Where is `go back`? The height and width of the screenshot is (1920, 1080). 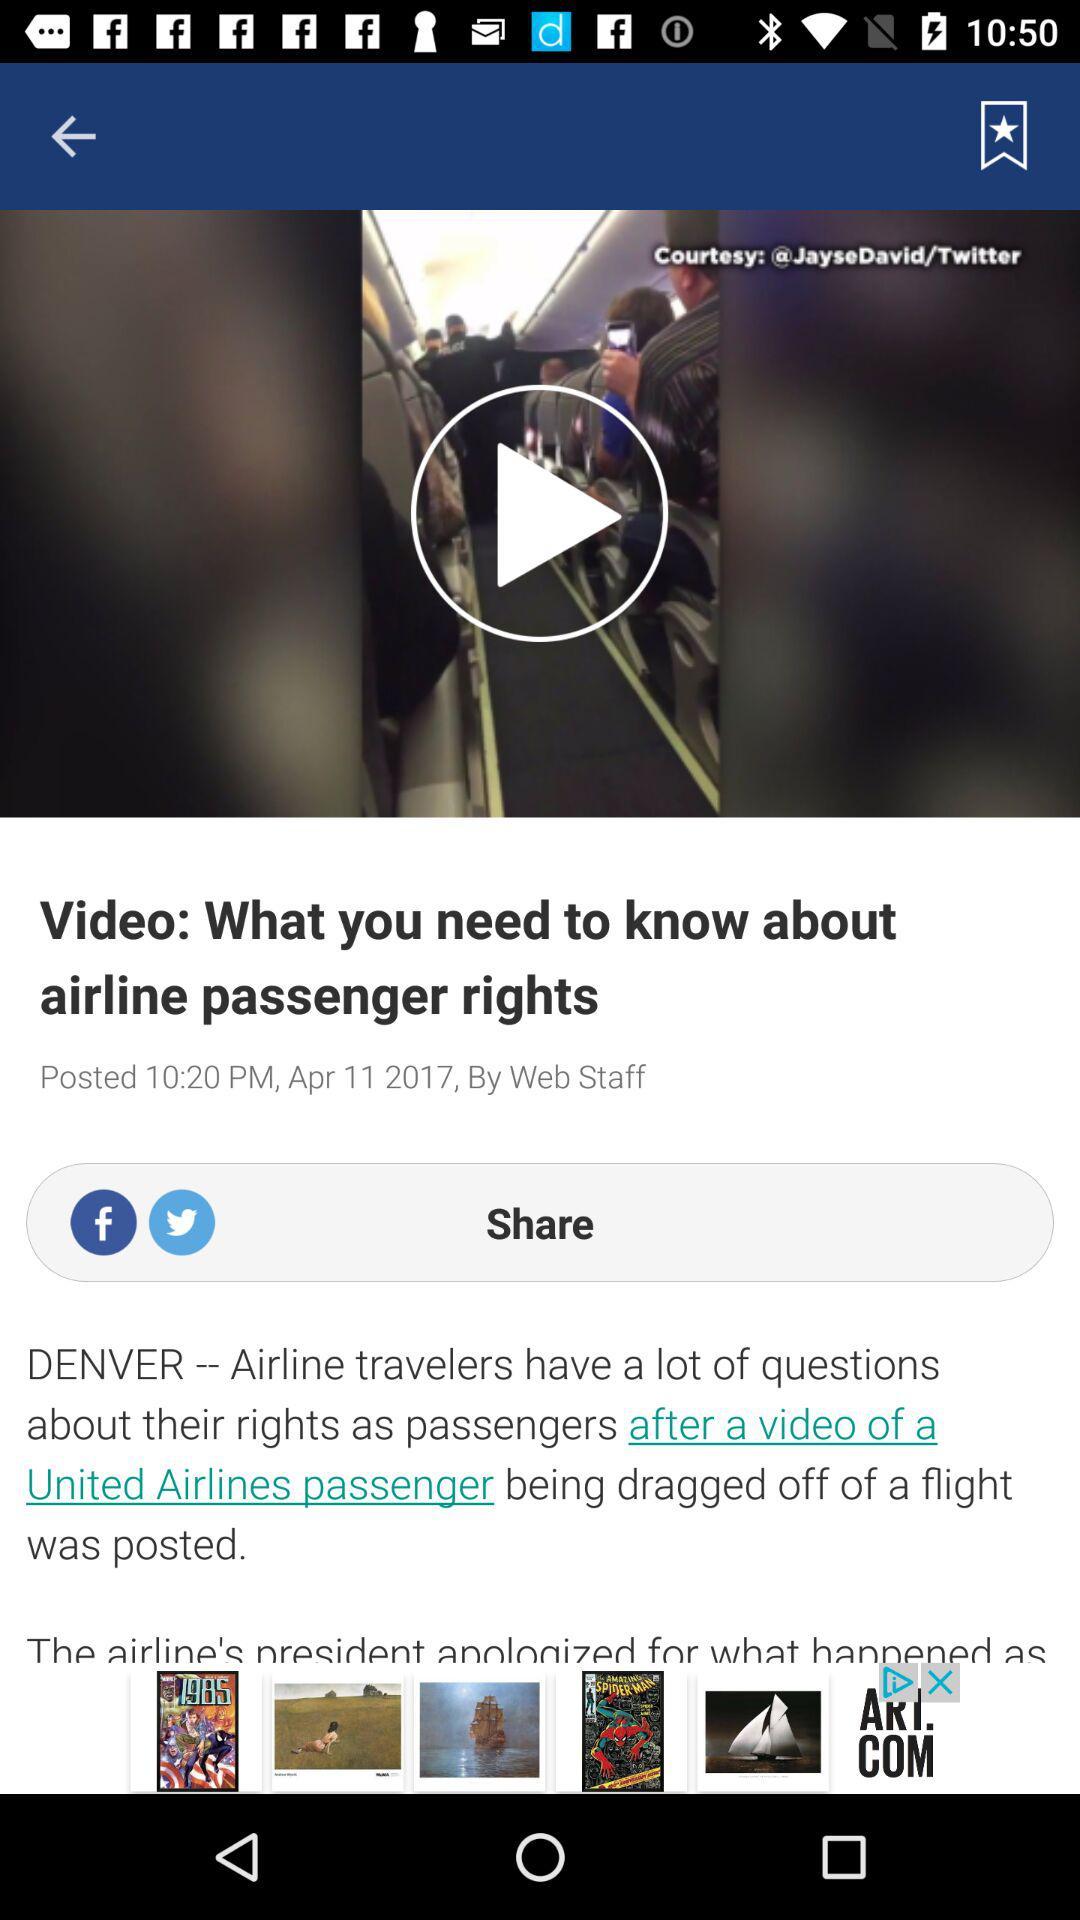 go back is located at coordinates (72, 135).